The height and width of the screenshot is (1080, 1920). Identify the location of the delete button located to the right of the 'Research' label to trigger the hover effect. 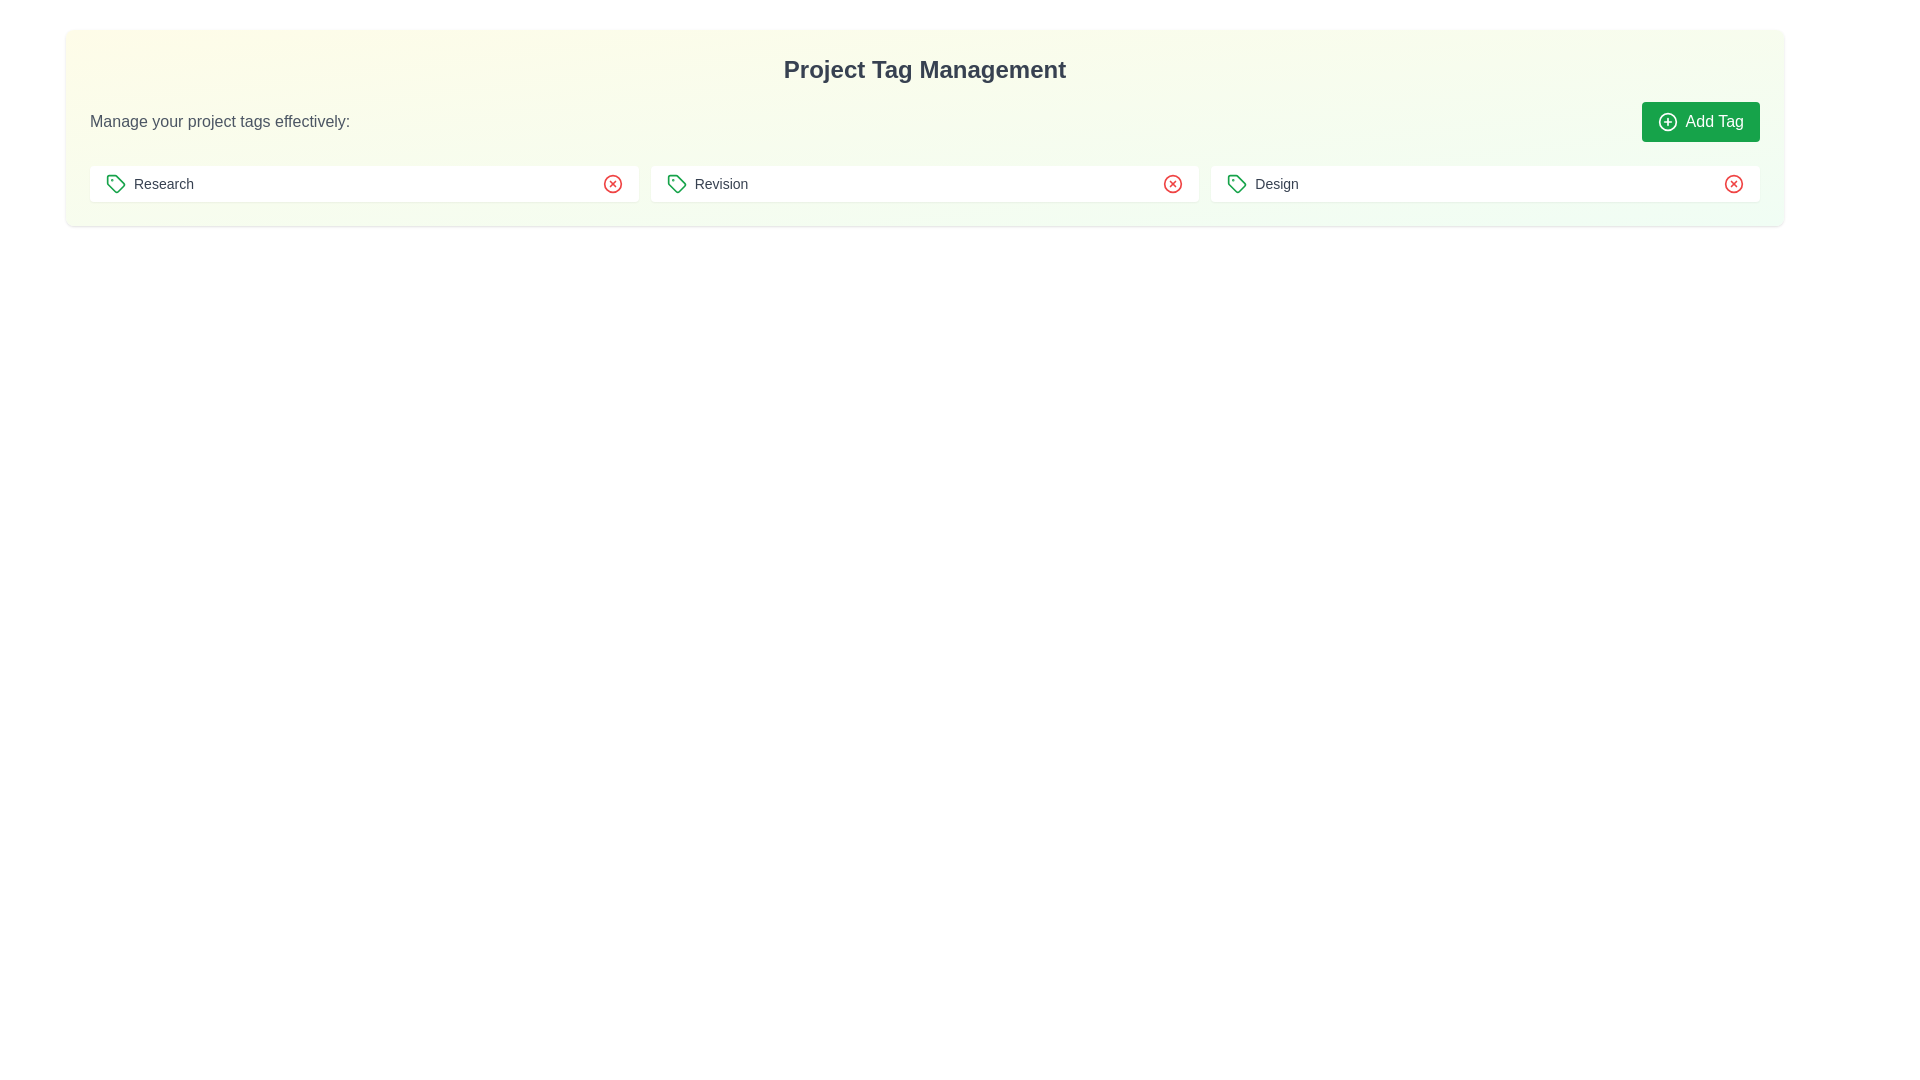
(611, 184).